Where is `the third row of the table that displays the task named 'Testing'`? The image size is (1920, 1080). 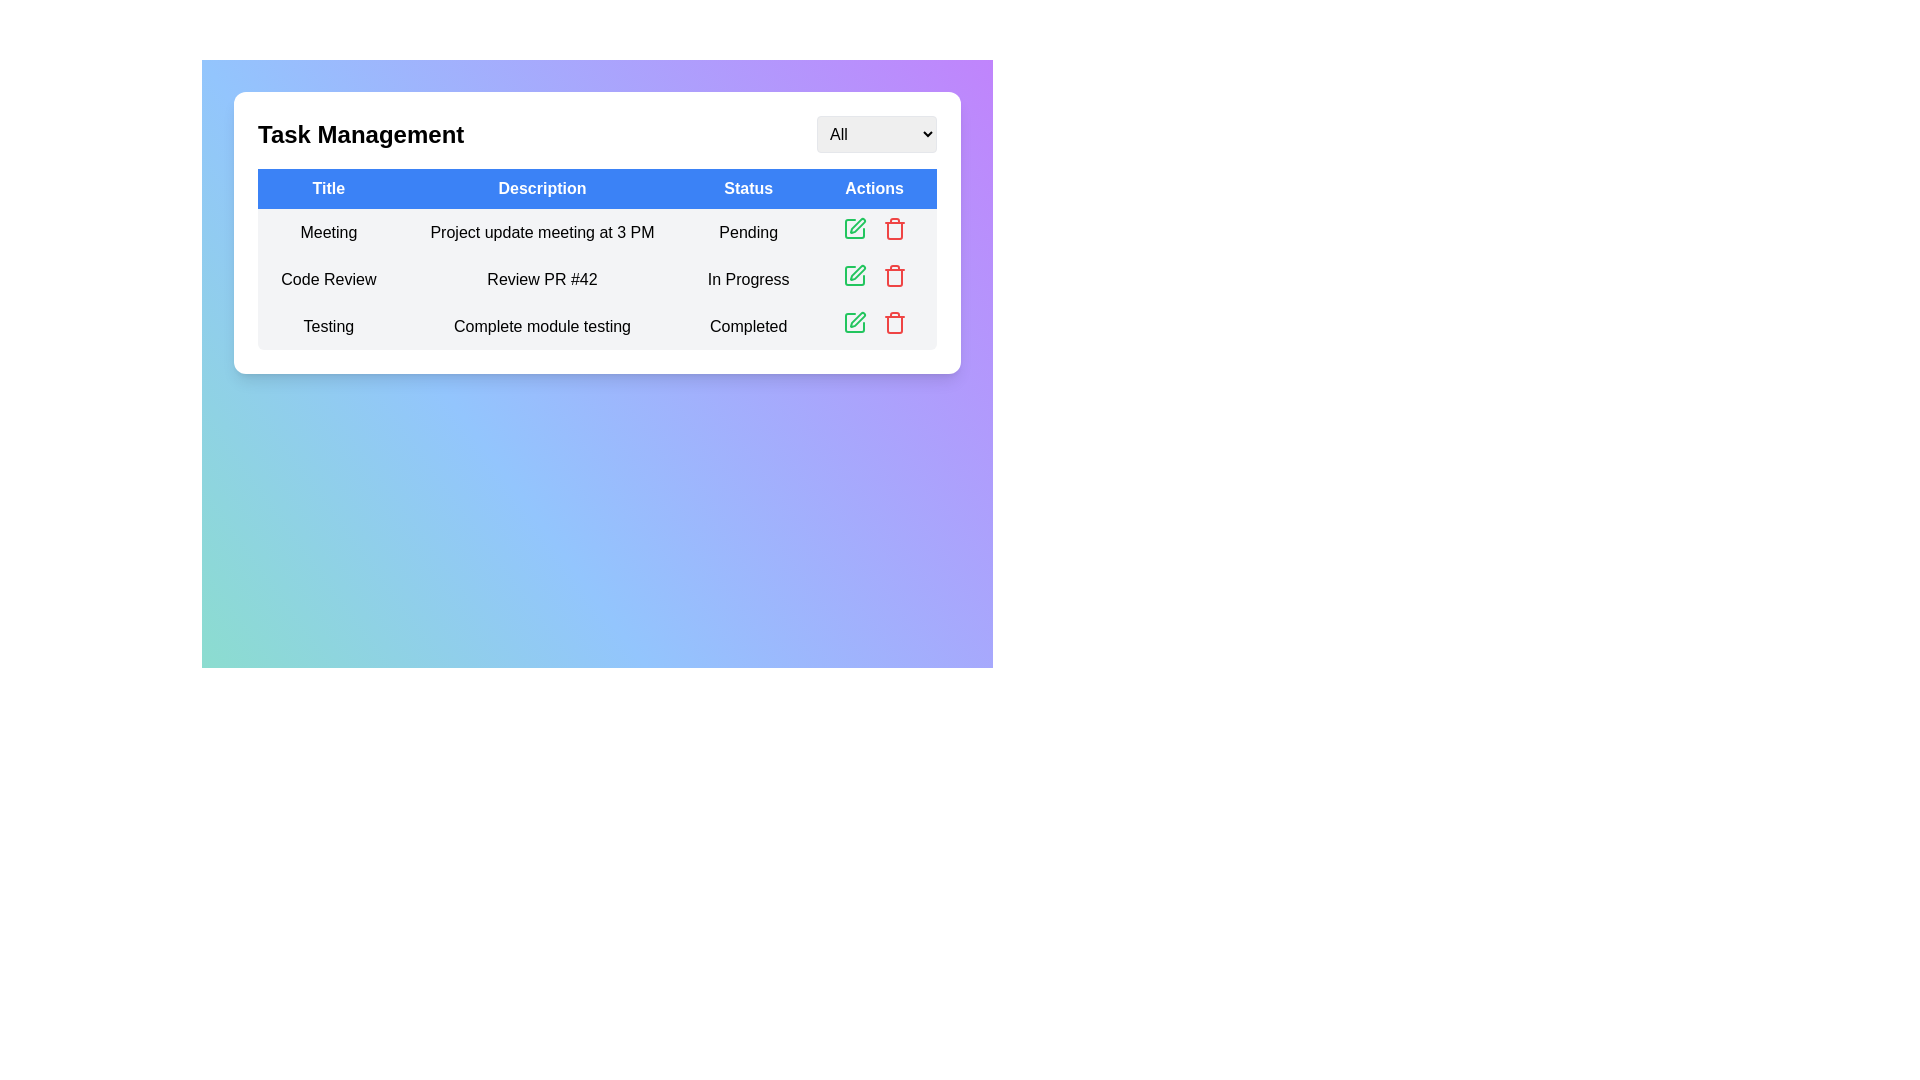 the third row of the table that displays the task named 'Testing' is located at coordinates (596, 325).